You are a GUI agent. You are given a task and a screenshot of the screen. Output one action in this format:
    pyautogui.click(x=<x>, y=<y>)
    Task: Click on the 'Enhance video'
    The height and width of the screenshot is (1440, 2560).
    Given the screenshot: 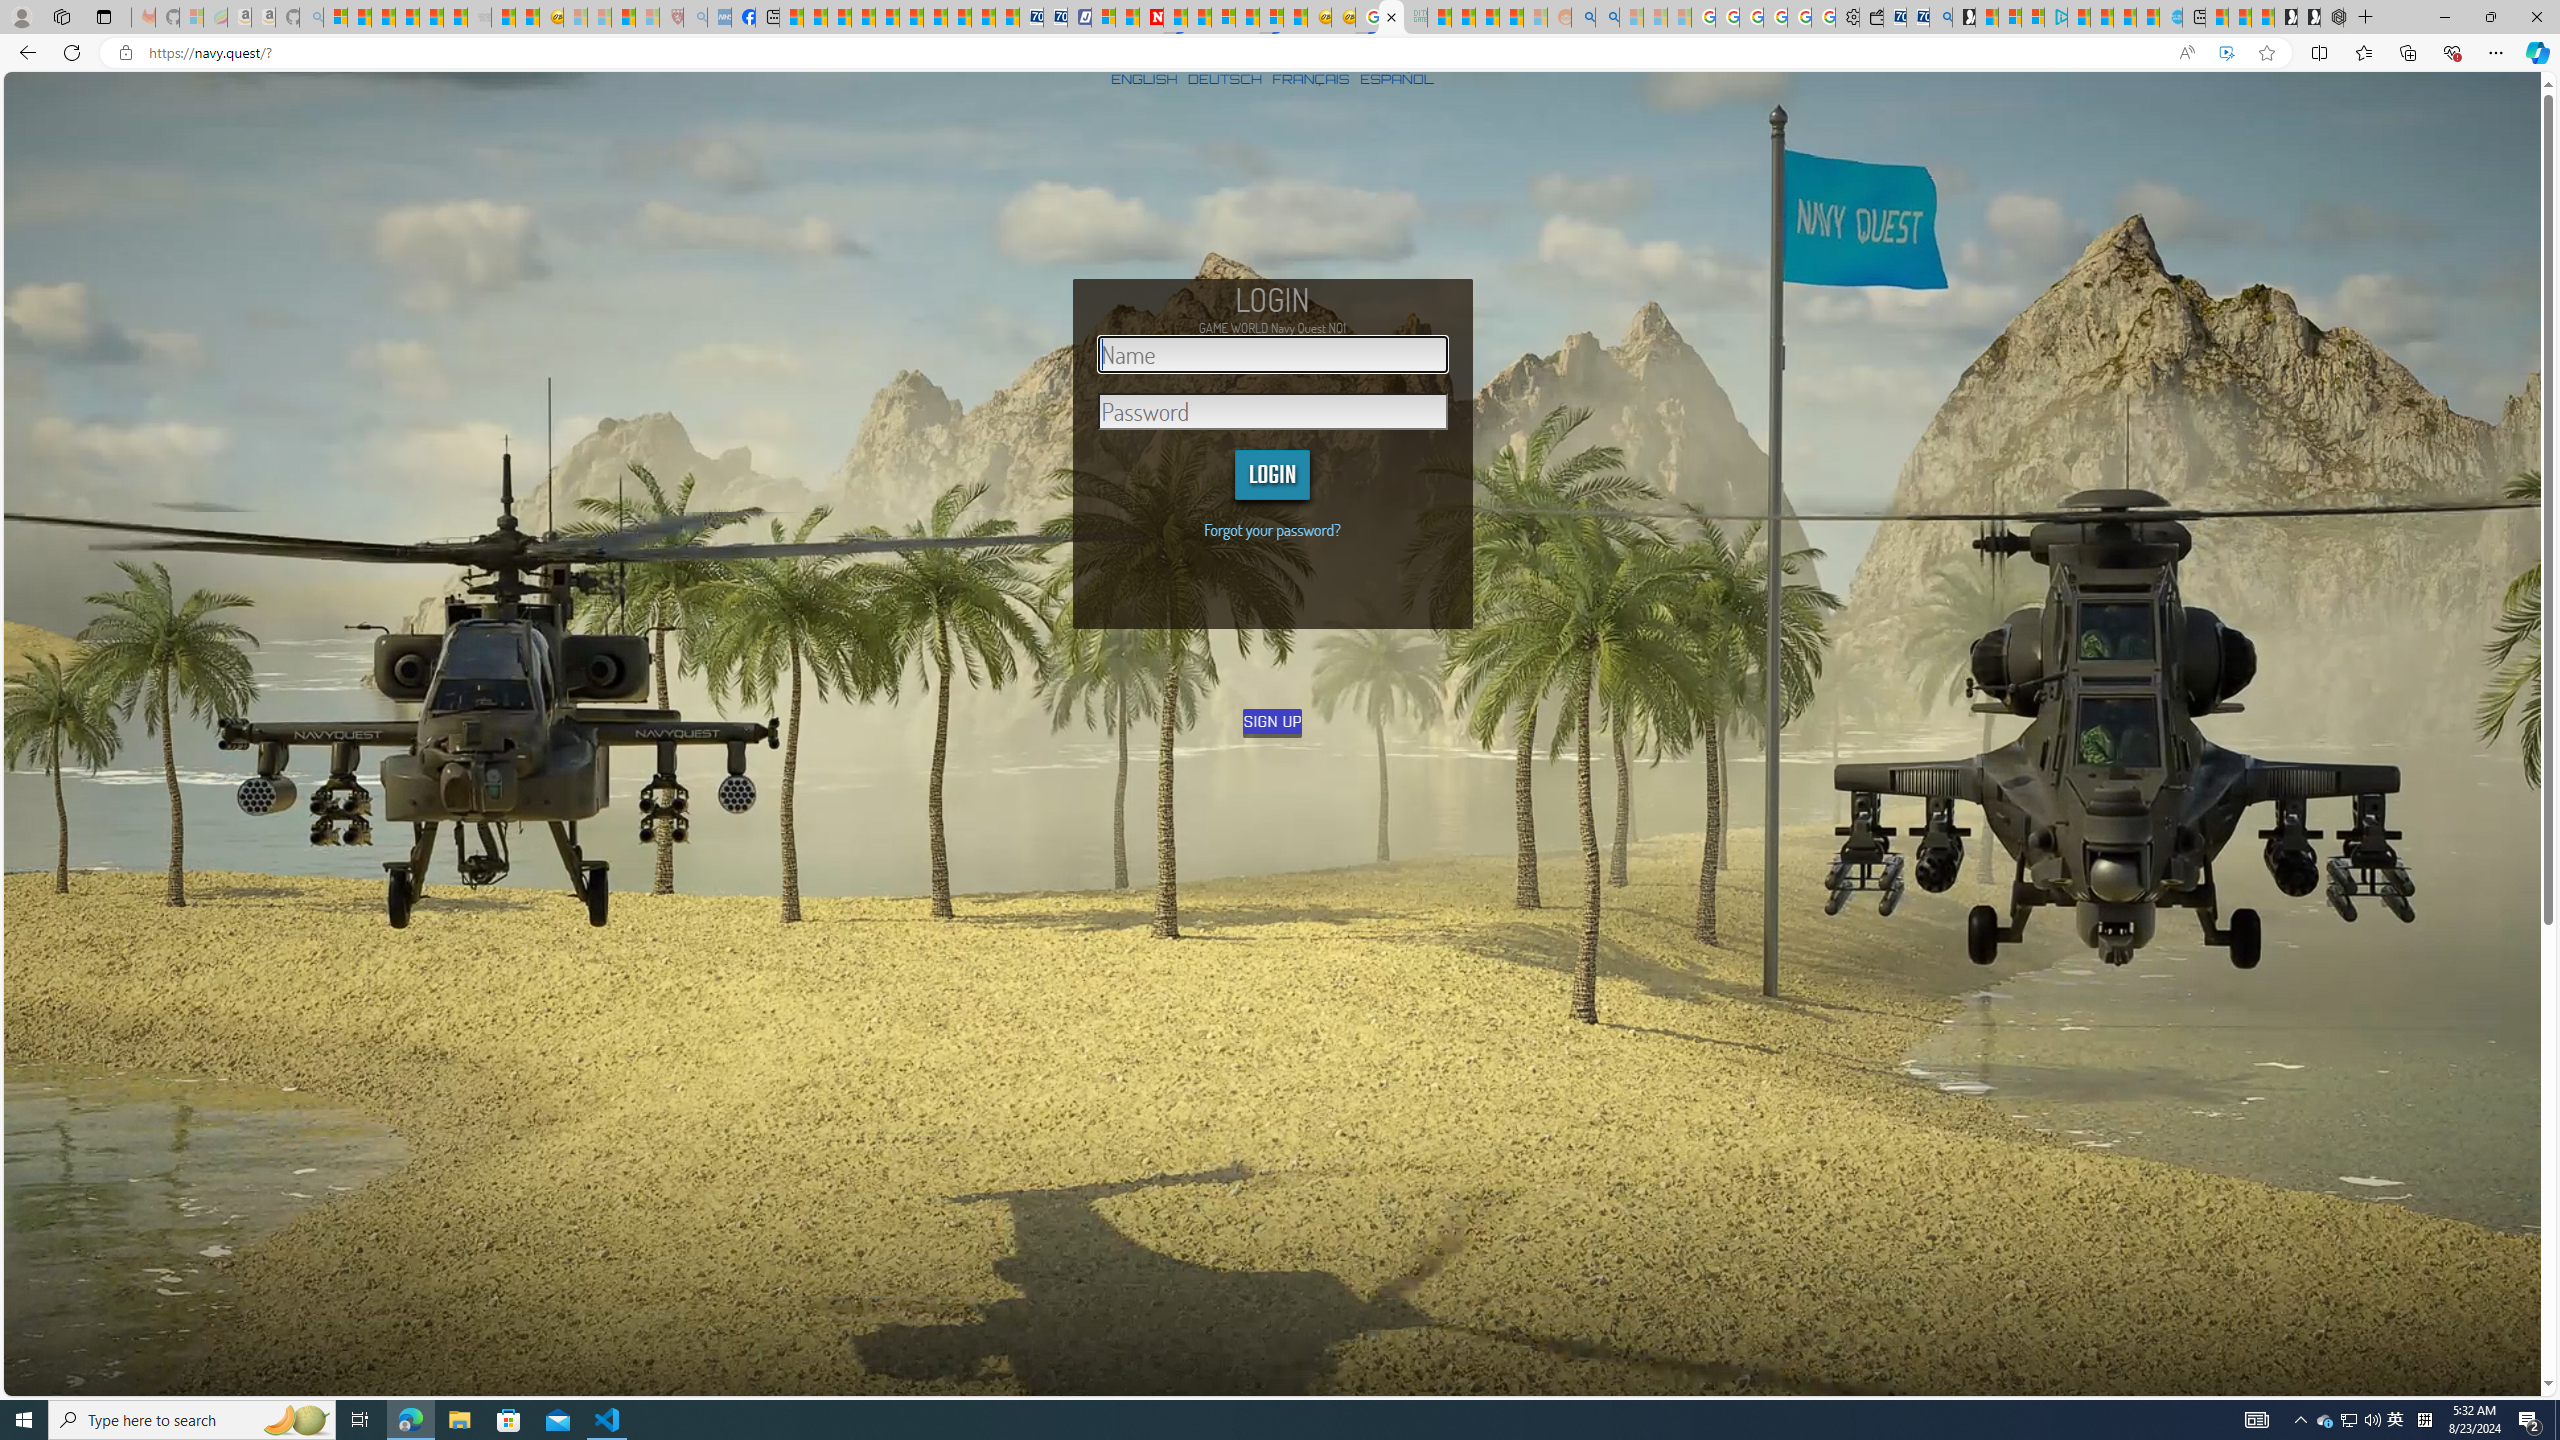 What is the action you would take?
    pyautogui.click(x=2226, y=53)
    